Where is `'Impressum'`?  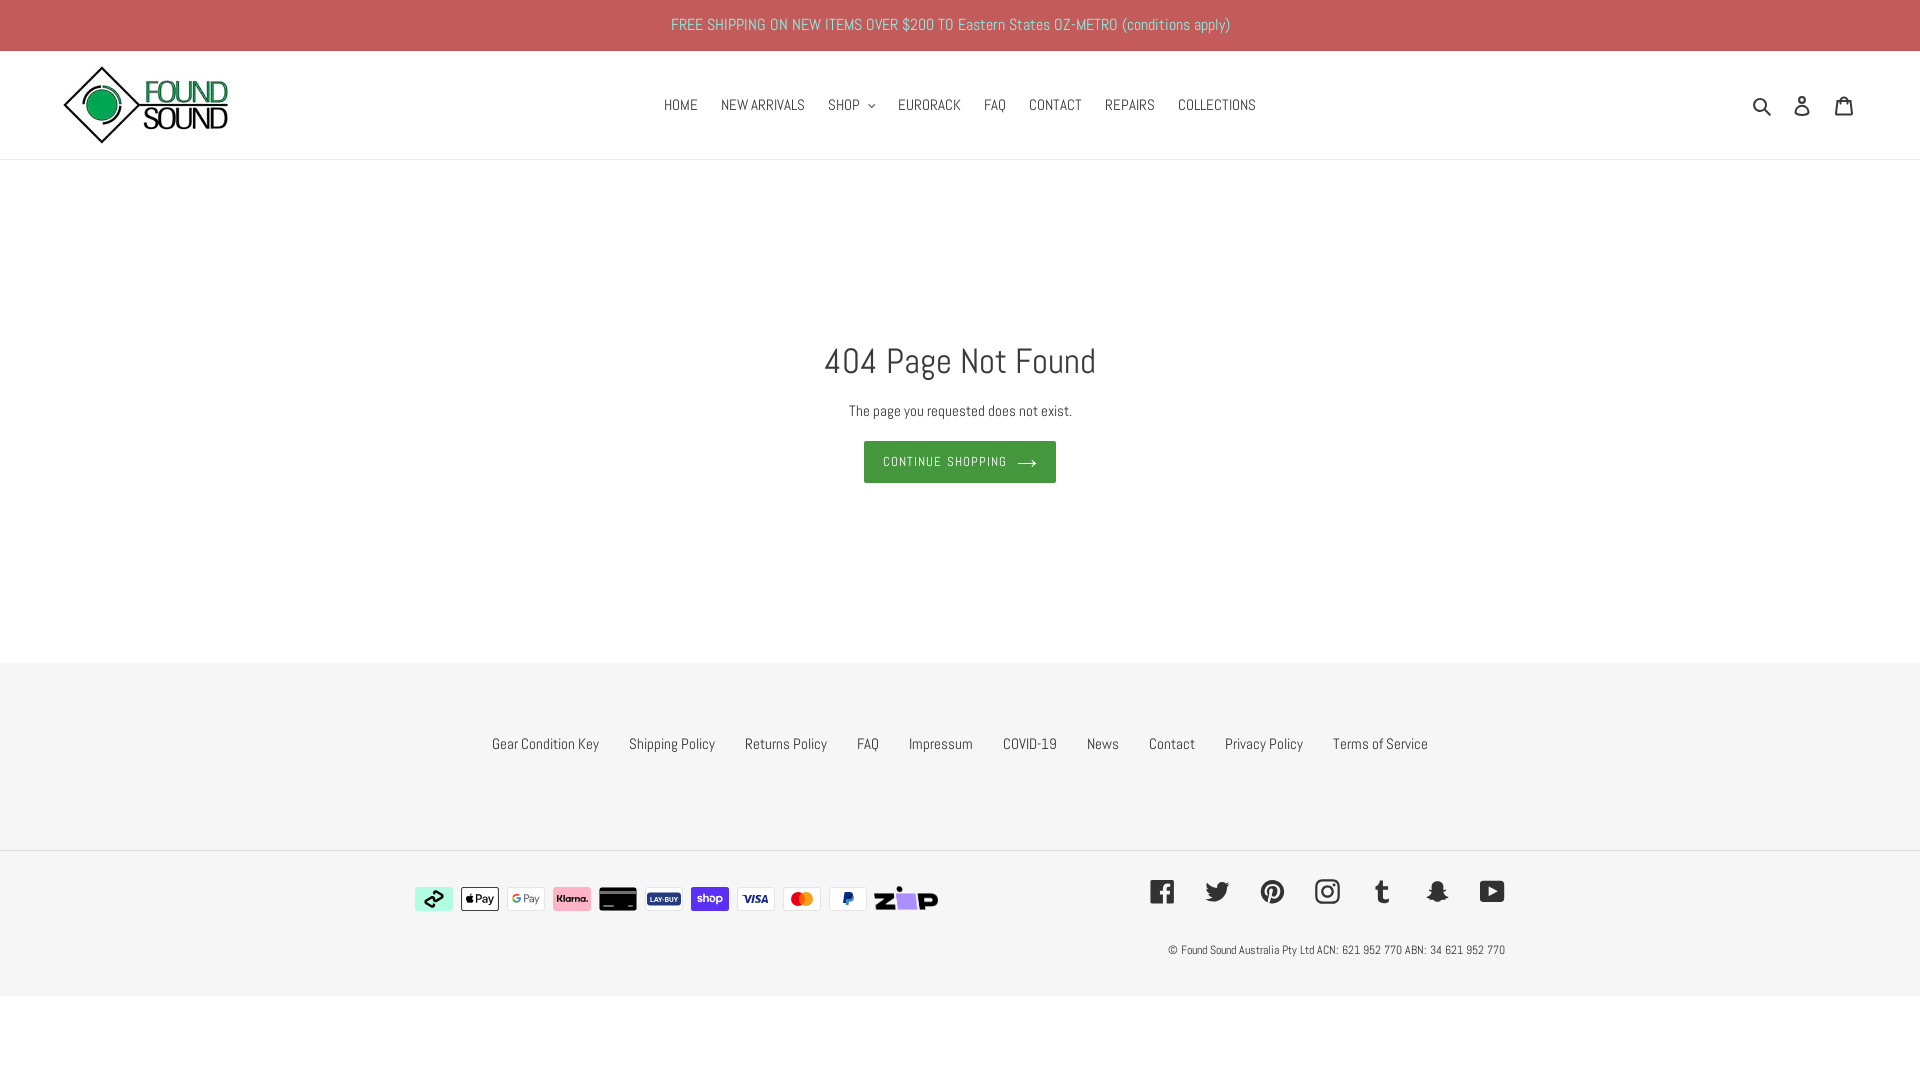
'Impressum' is located at coordinates (939, 743).